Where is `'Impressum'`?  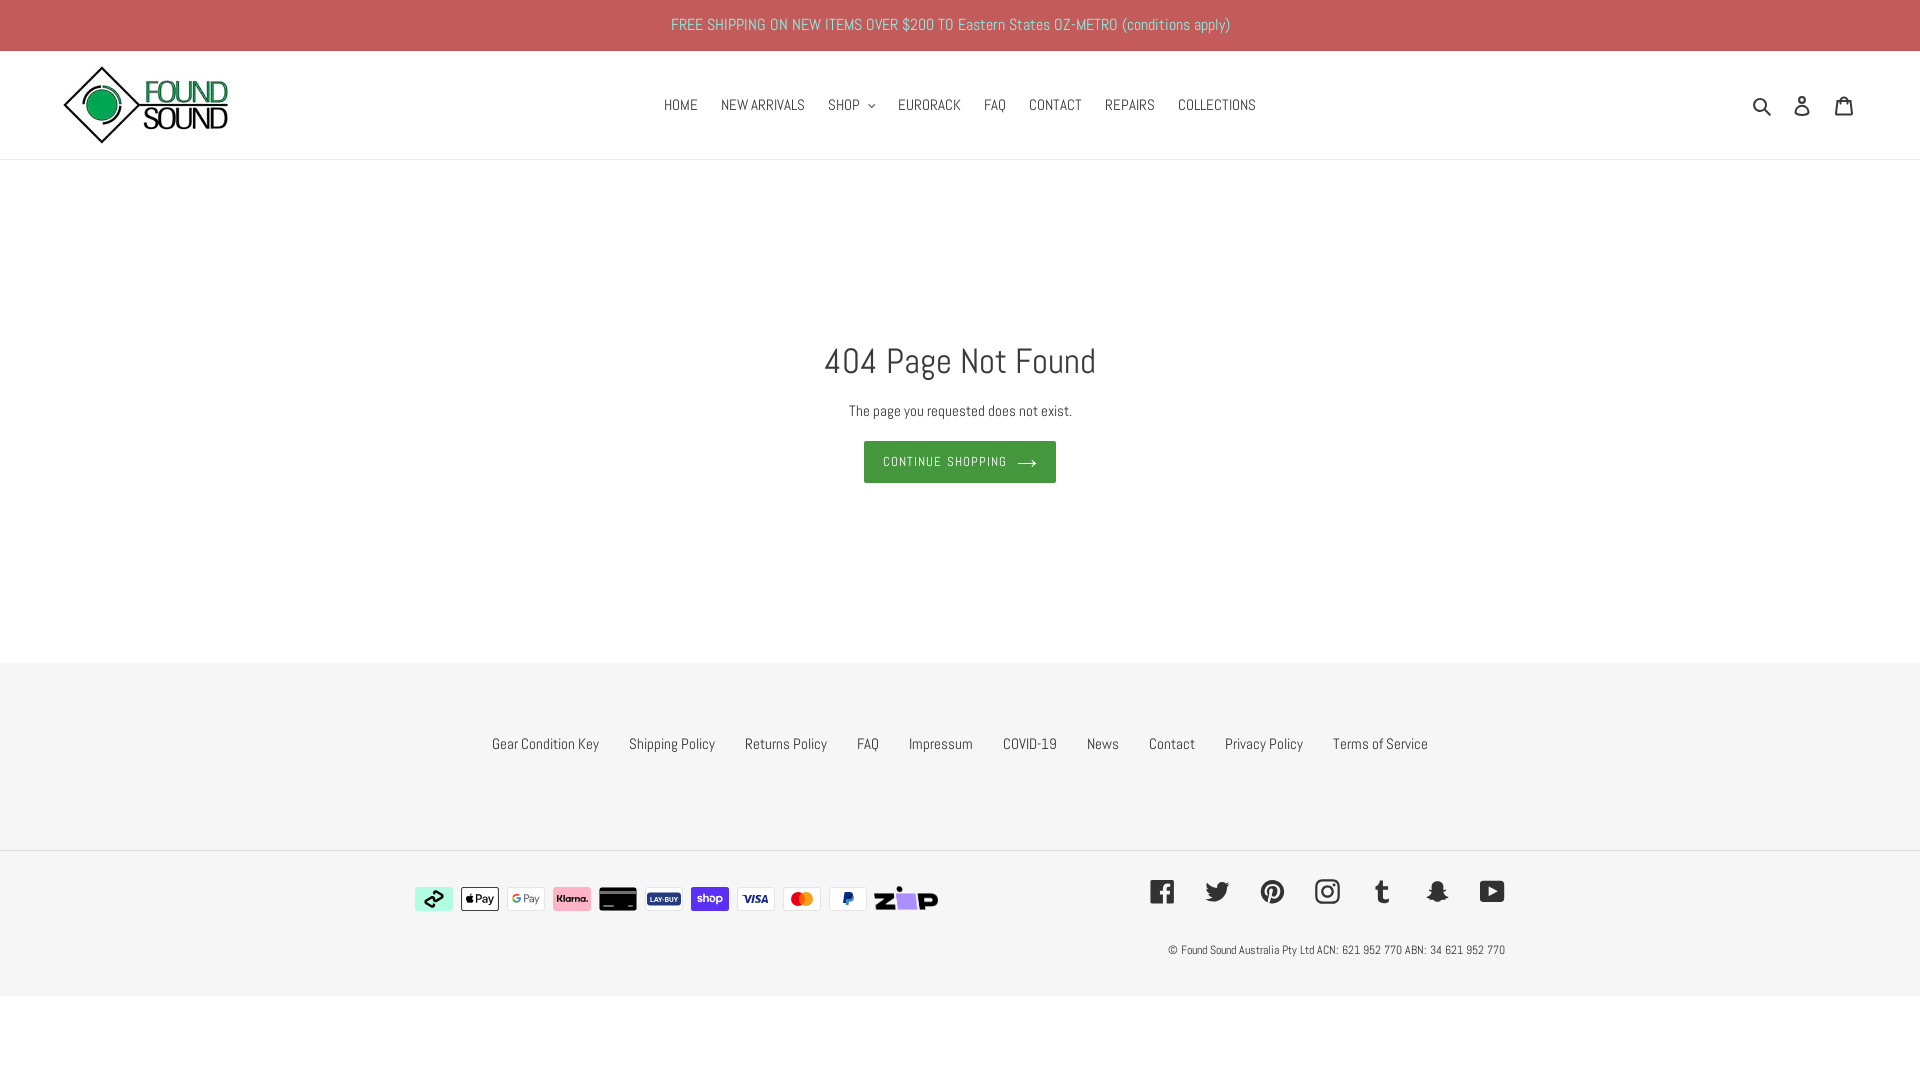
'Impressum' is located at coordinates (939, 743).